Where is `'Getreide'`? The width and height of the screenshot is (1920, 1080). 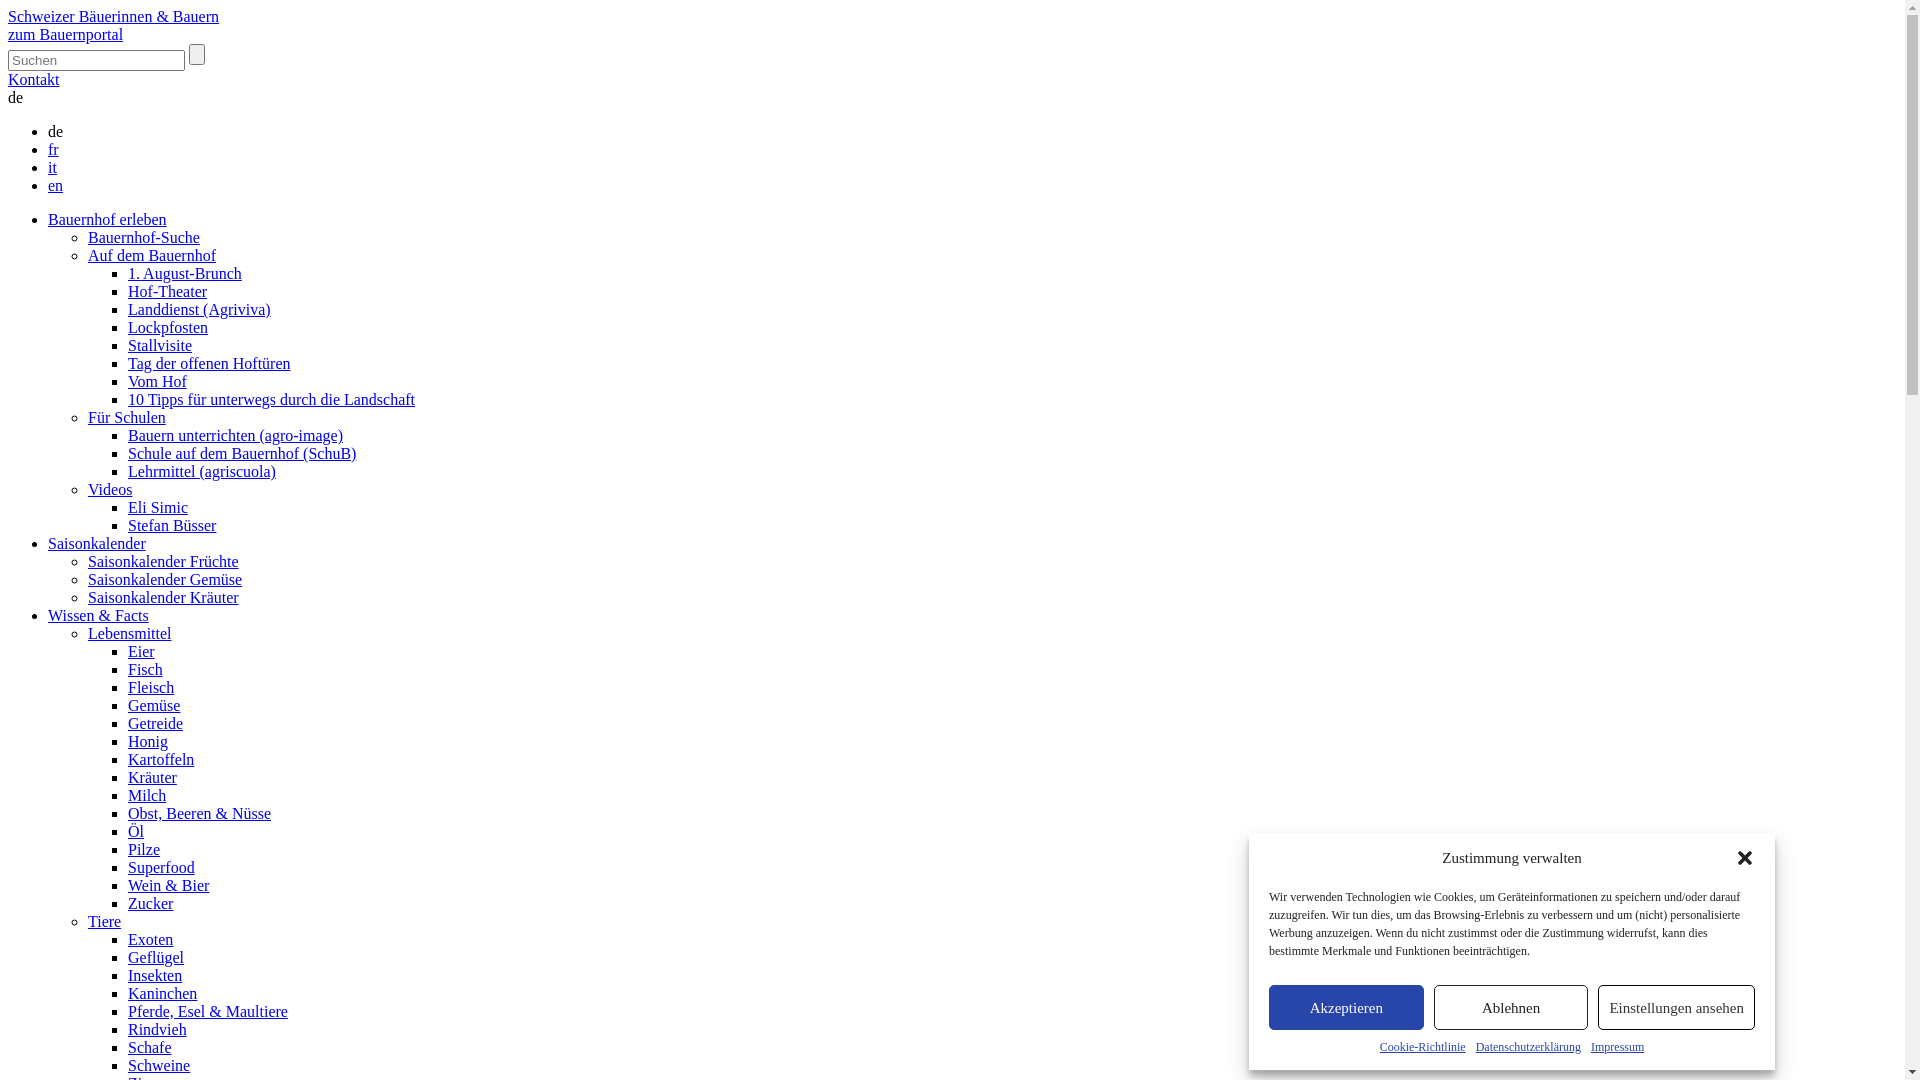
'Getreide' is located at coordinates (154, 723).